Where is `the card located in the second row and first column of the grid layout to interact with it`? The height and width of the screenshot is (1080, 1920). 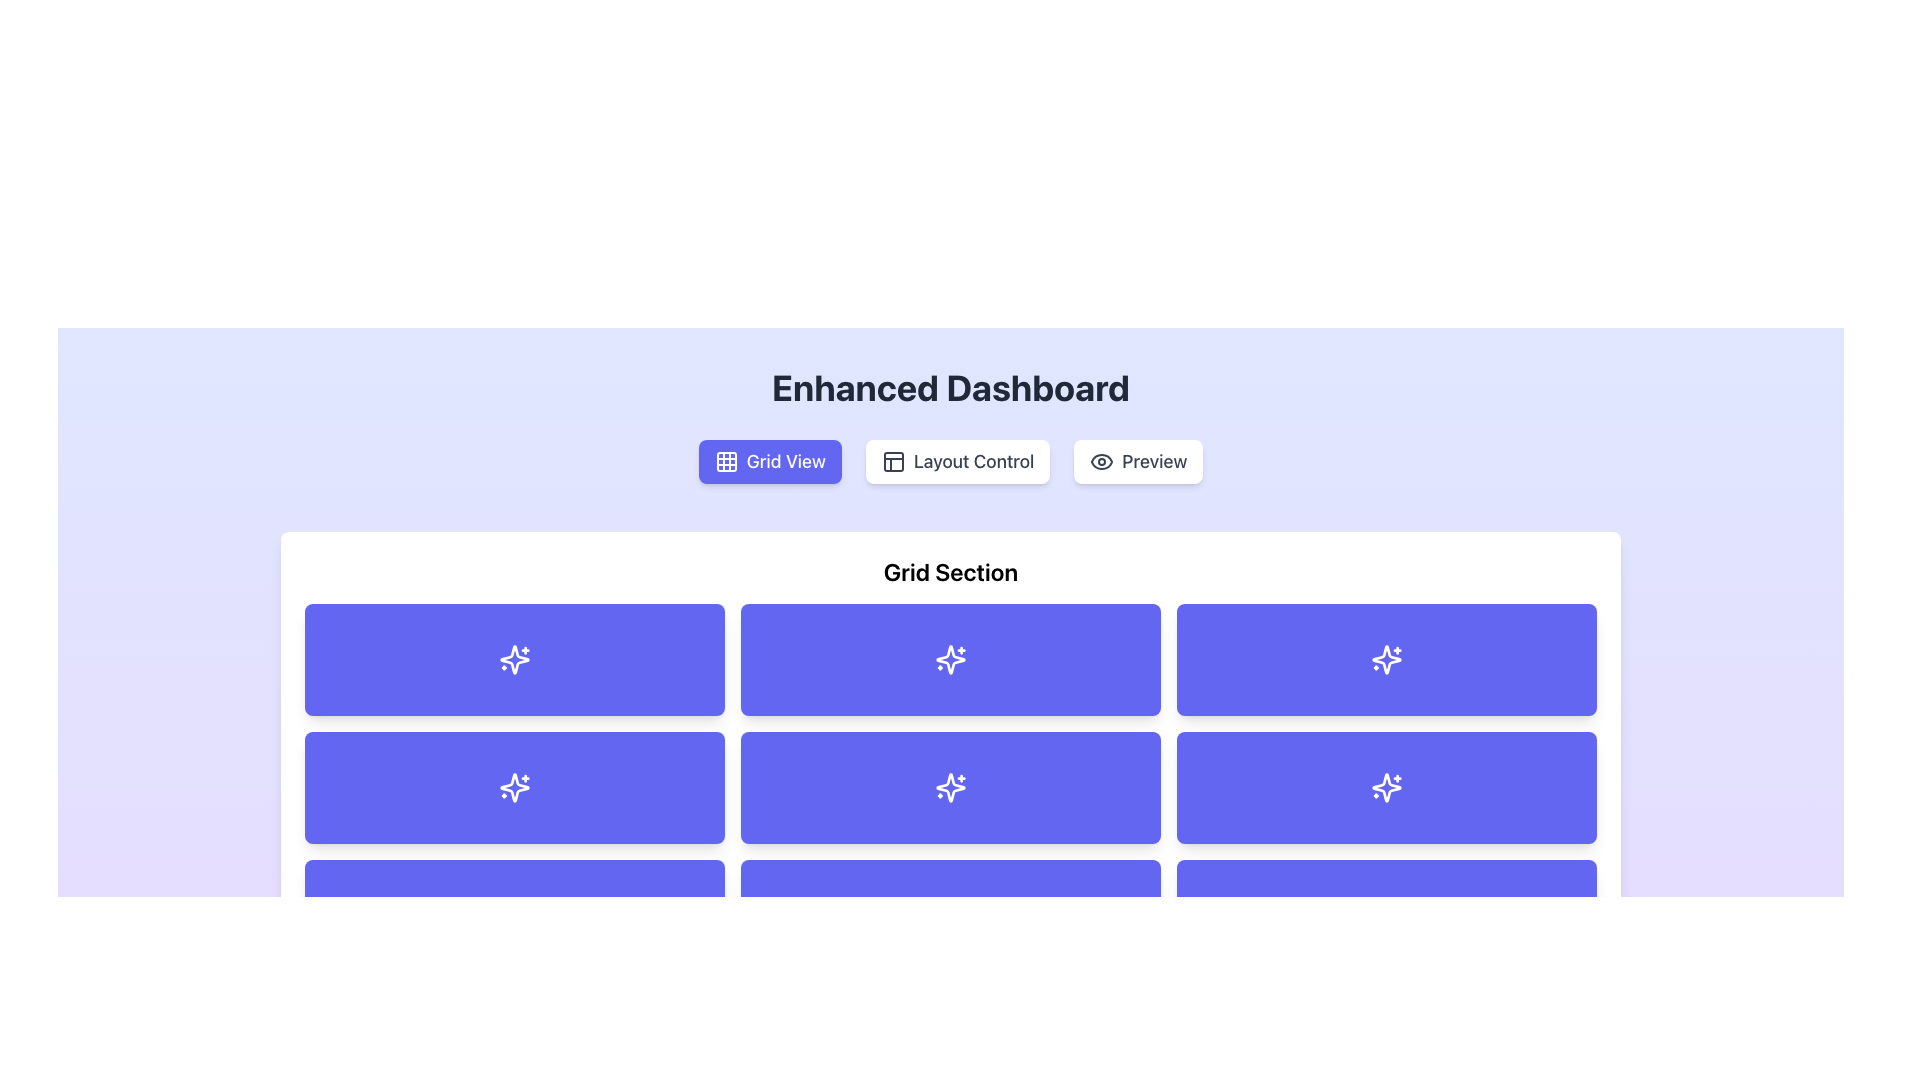 the card located in the second row and first column of the grid layout to interact with it is located at coordinates (515, 786).